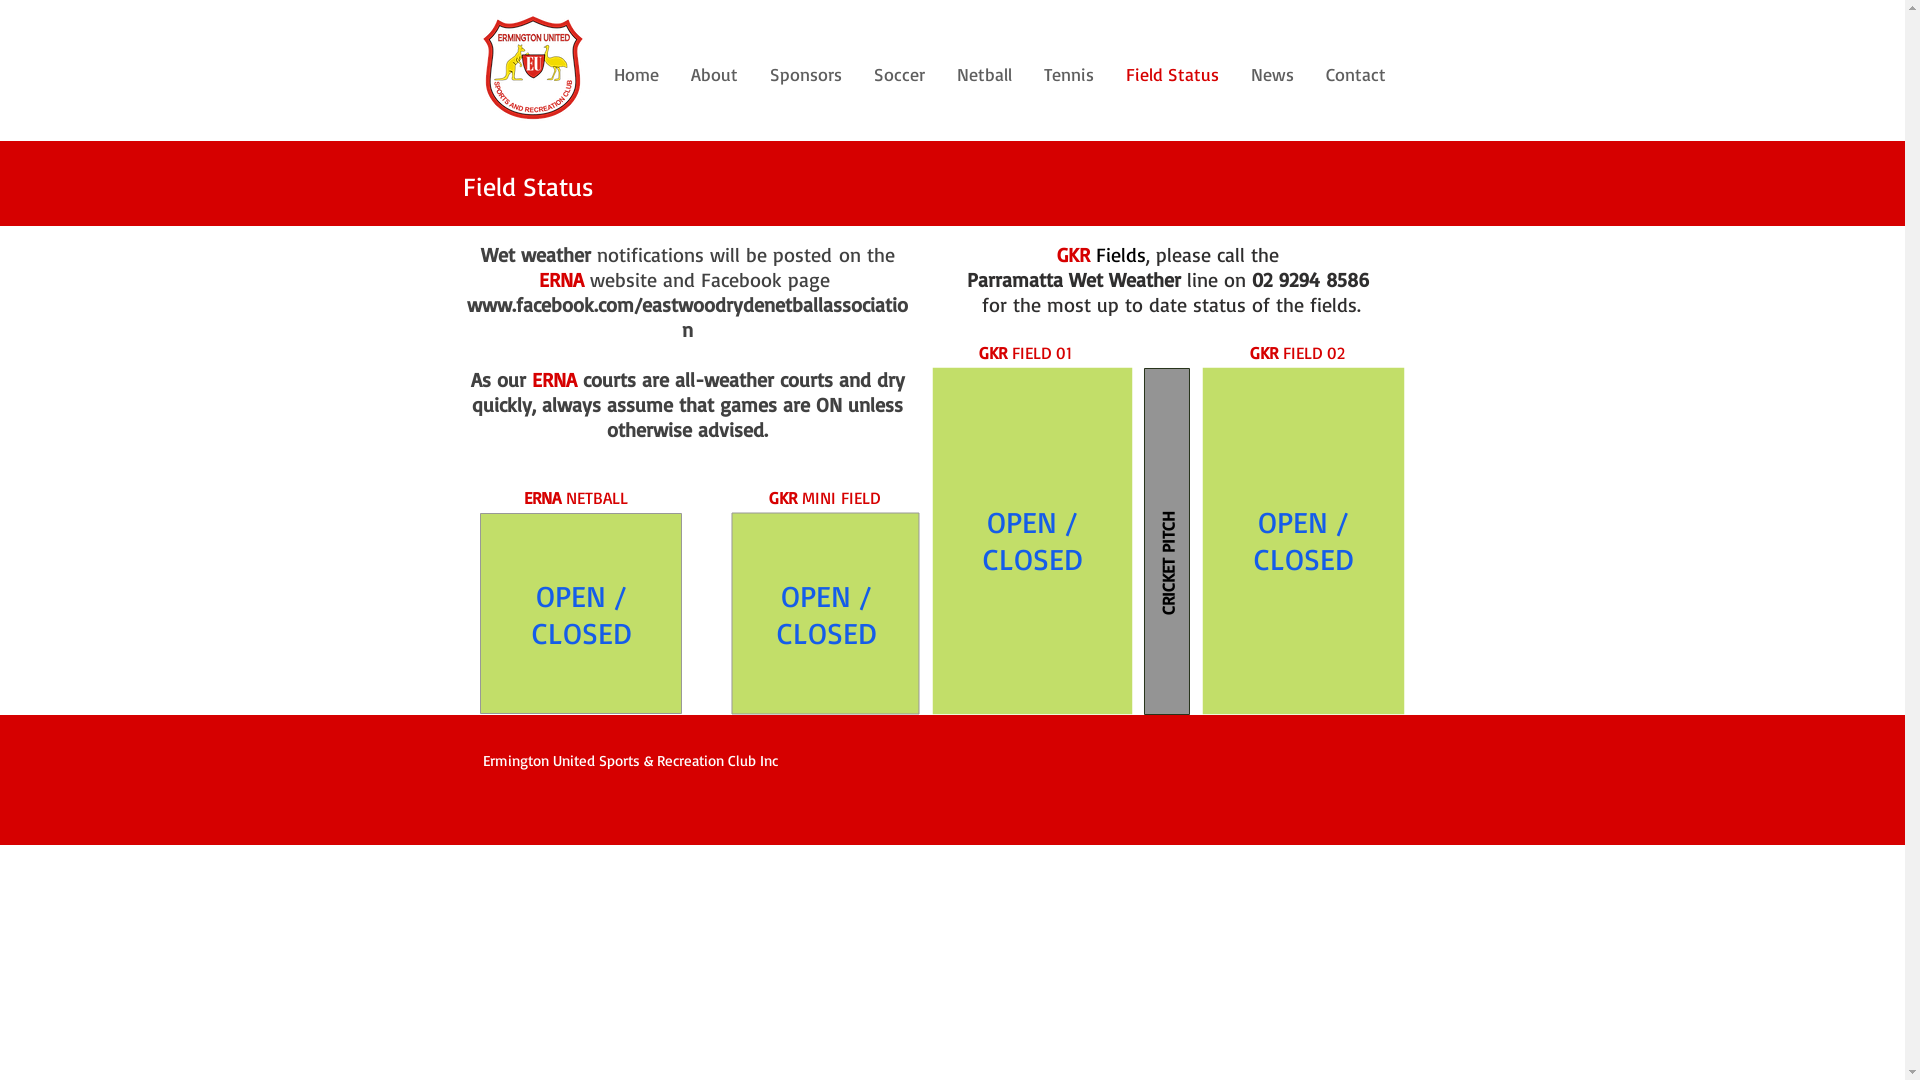 The image size is (1920, 1080). What do you see at coordinates (1172, 73) in the screenshot?
I see `'Field Status'` at bounding box center [1172, 73].